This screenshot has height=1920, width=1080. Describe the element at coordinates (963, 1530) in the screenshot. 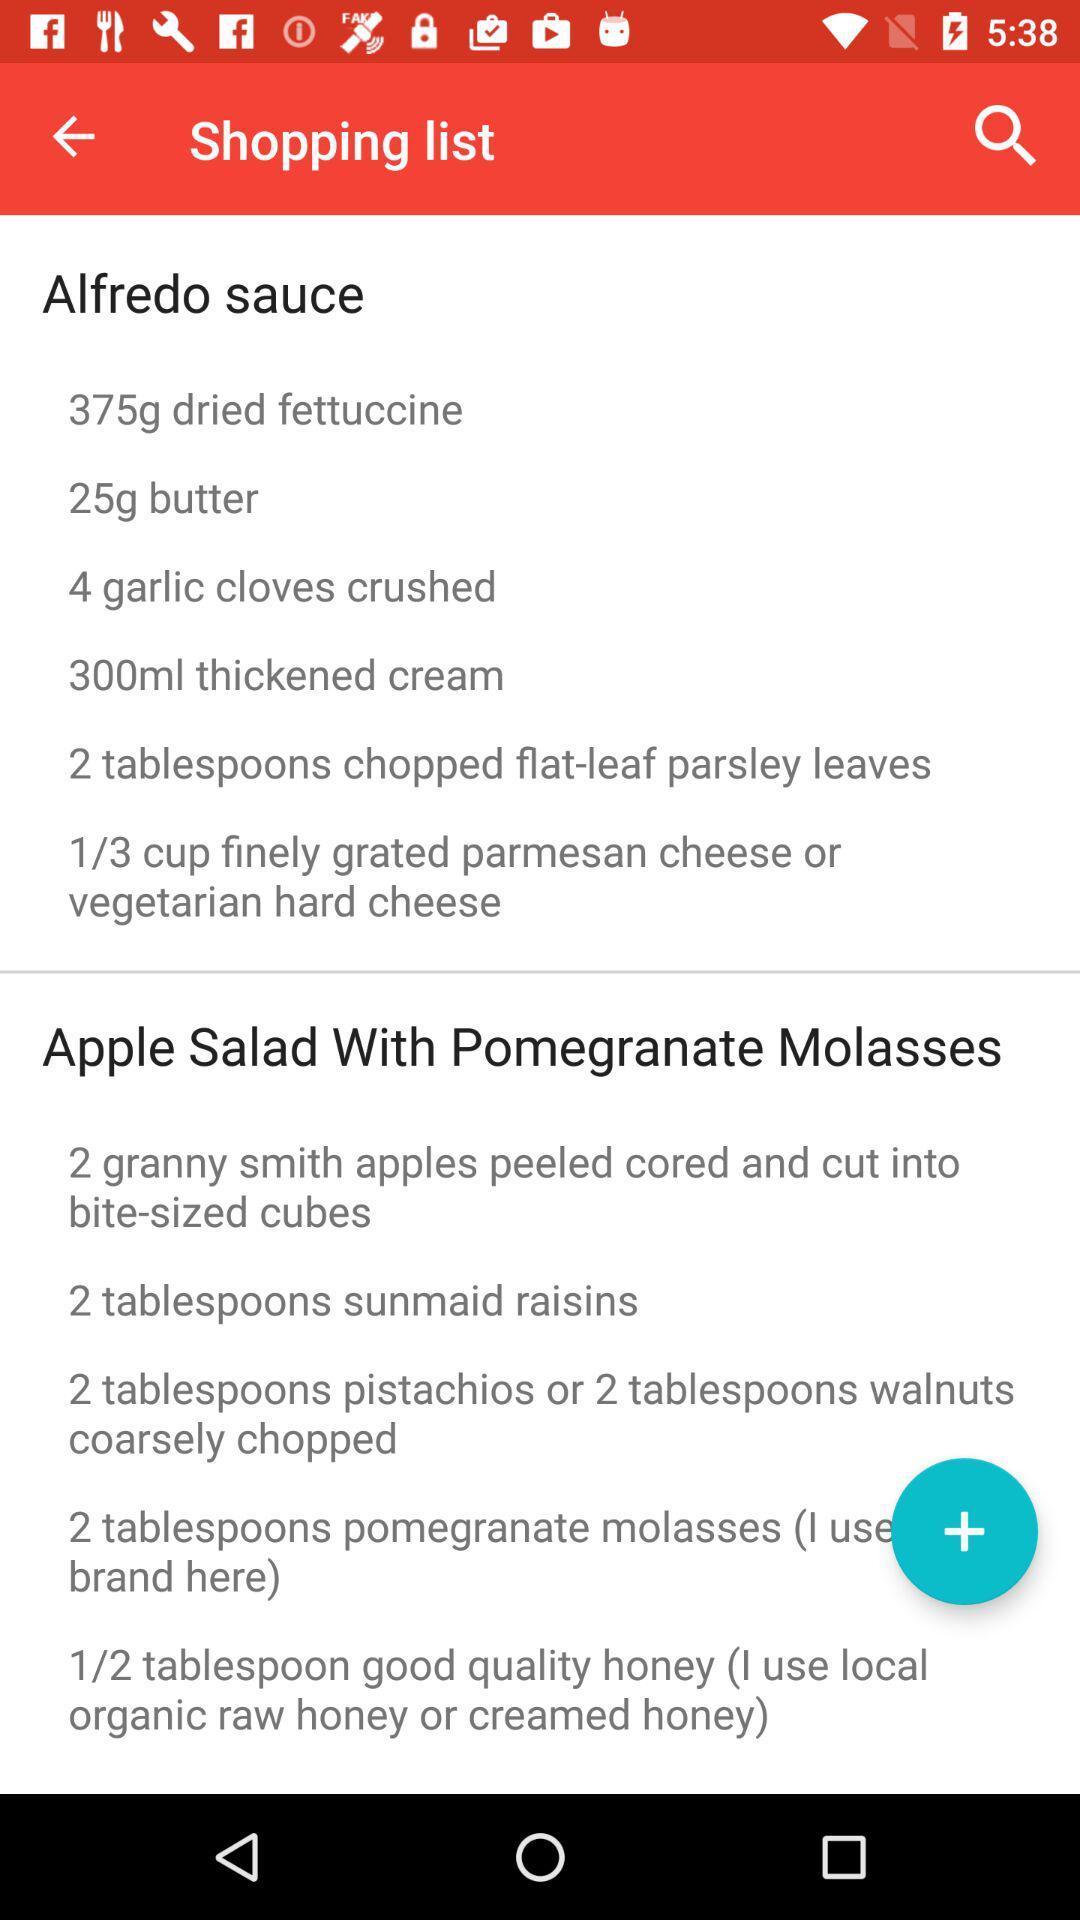

I see `the icon above 1 2 tablespoon` at that location.